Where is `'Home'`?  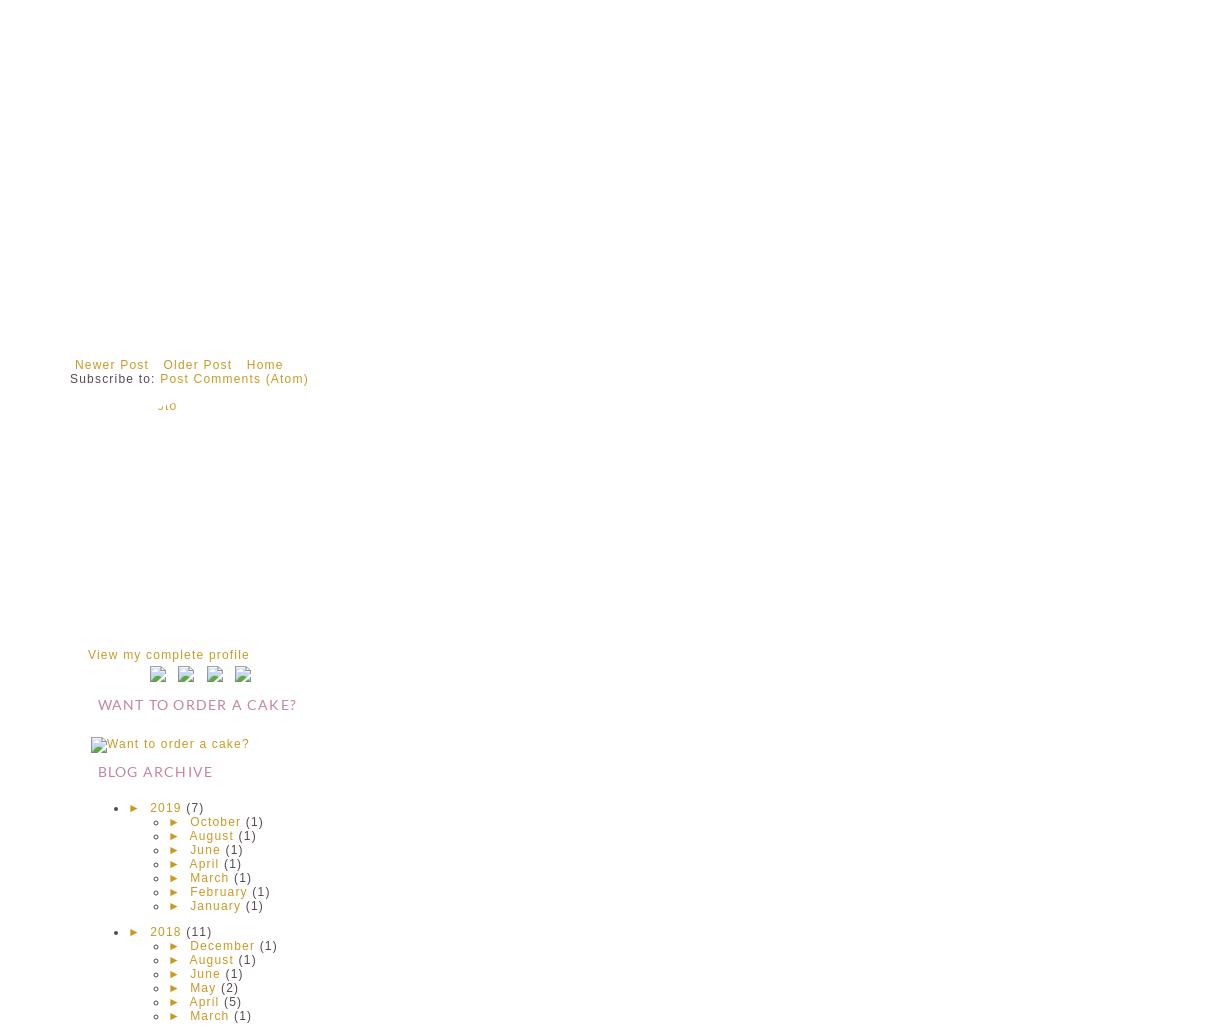 'Home' is located at coordinates (264, 364).